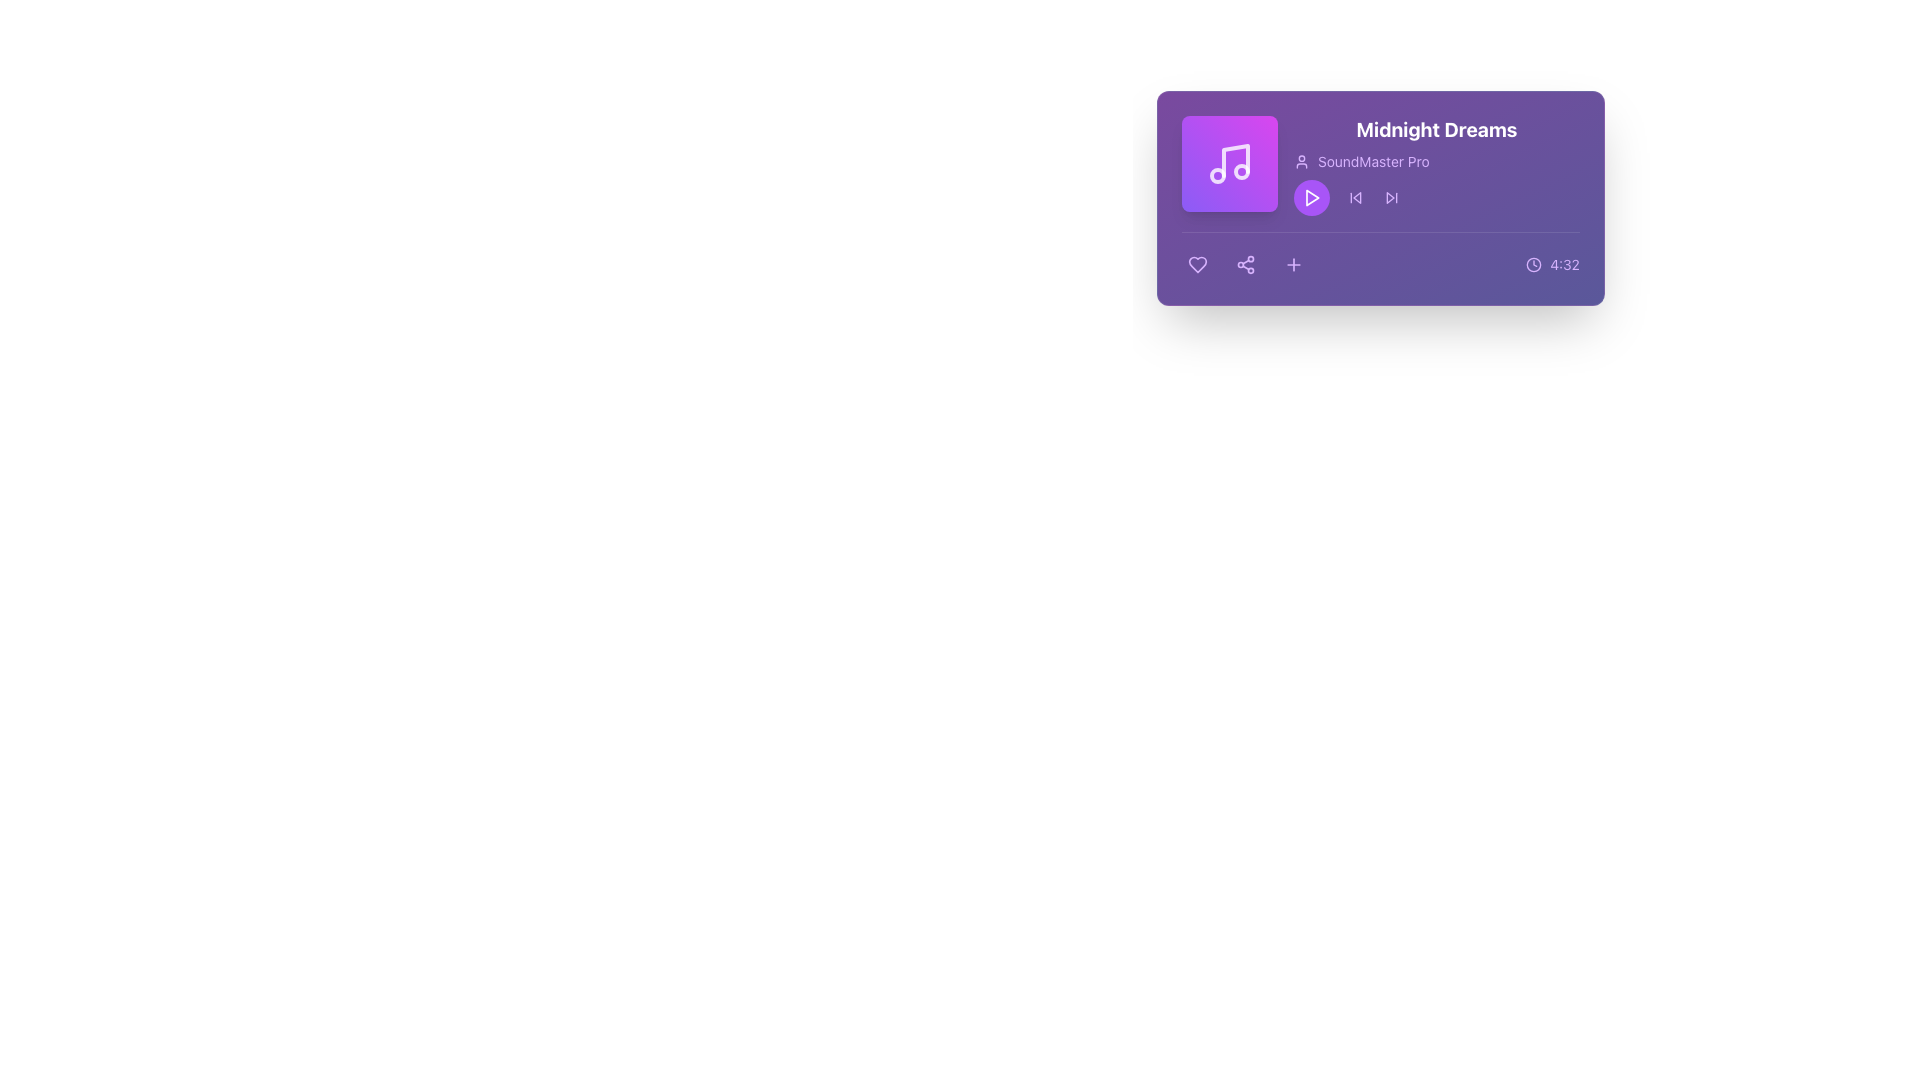 The width and height of the screenshot is (1920, 1080). I want to click on the visual indicator icon representing the user or producer associated with the displayed music, which is positioned to the left of the text 'SoundMaster Pro' under the title 'Midnight Dreams', so click(1301, 161).